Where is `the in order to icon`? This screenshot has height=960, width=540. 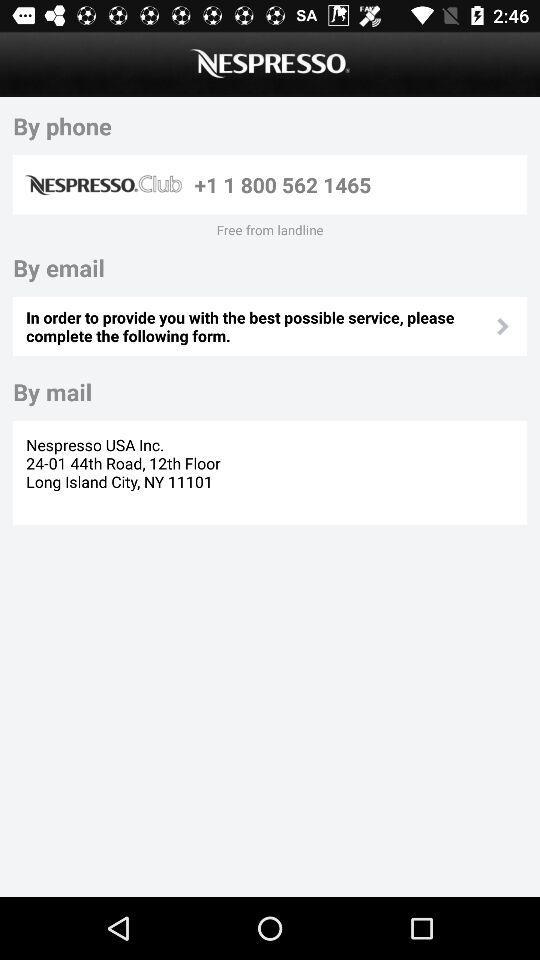 the in order to icon is located at coordinates (259, 326).